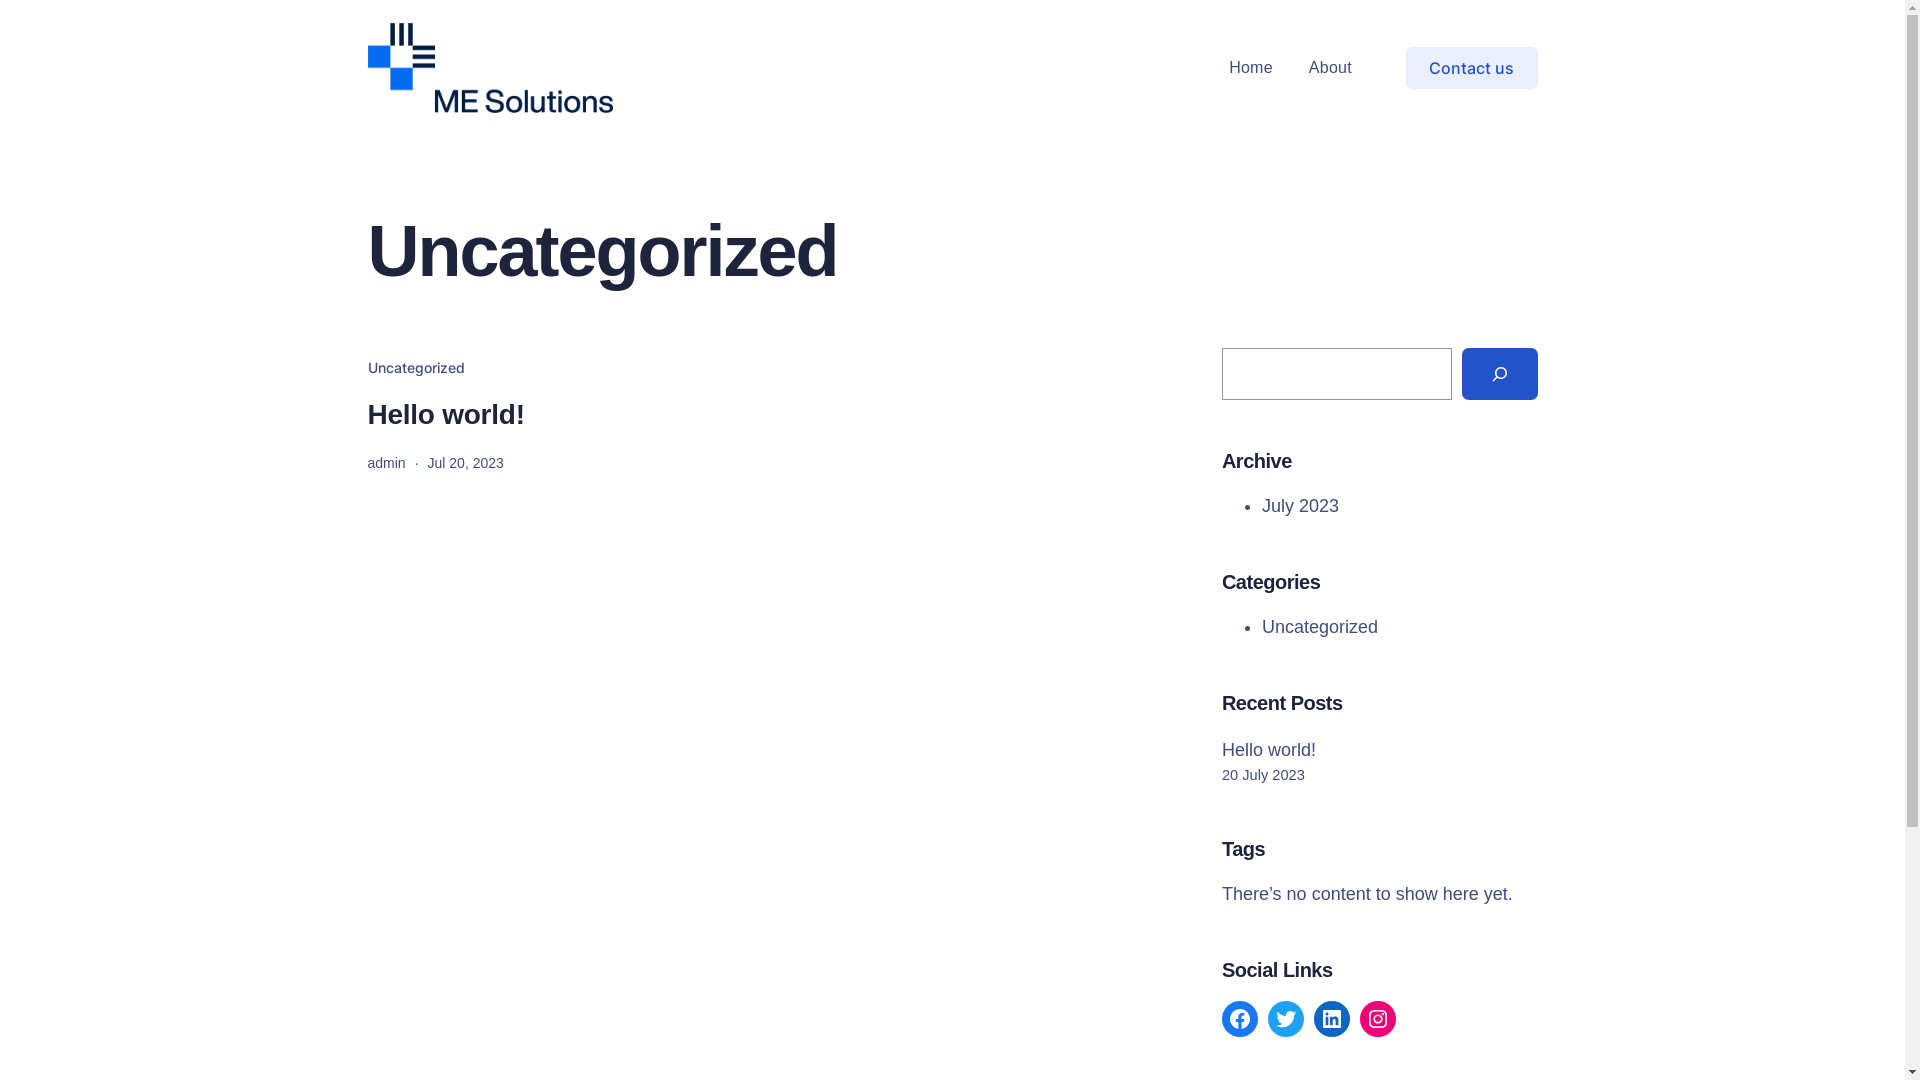  I want to click on 'Twitter', so click(1266, 1018).